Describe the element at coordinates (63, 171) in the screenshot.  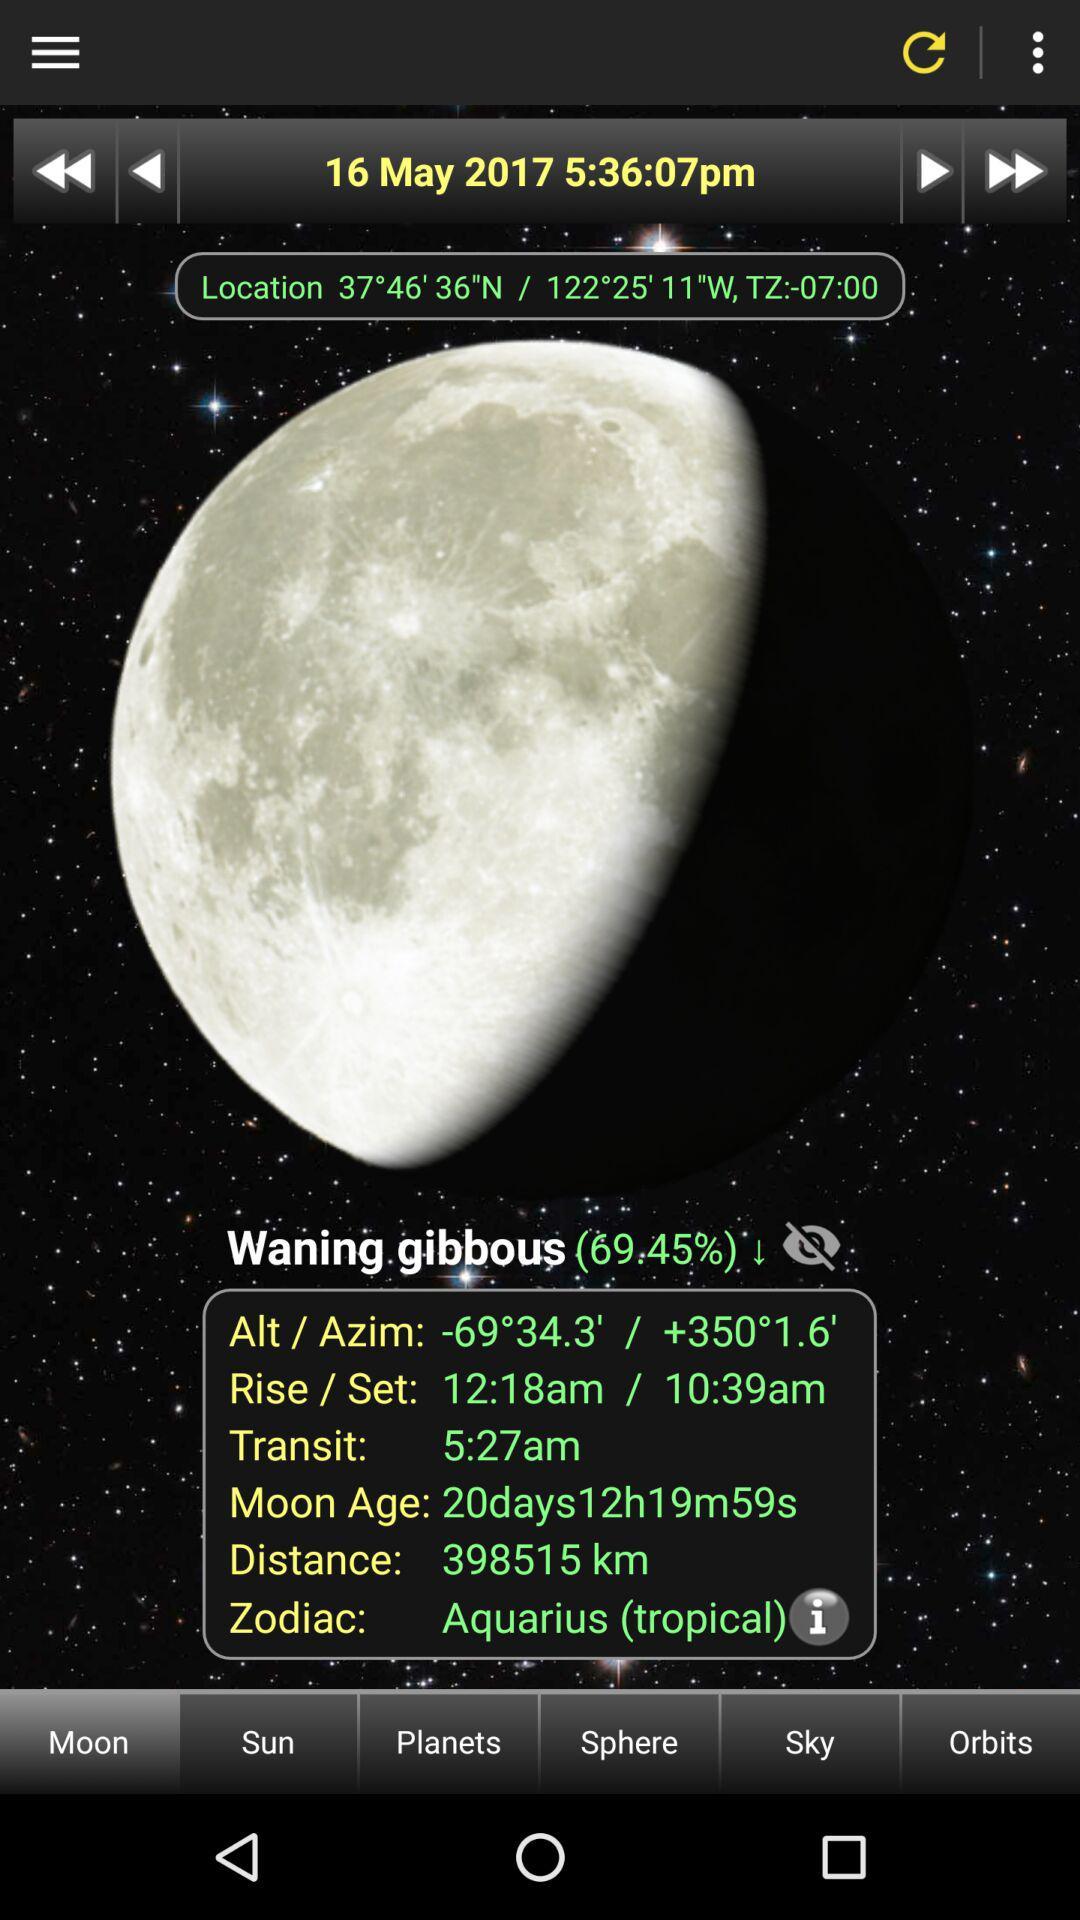
I see `the av_rewind icon` at that location.